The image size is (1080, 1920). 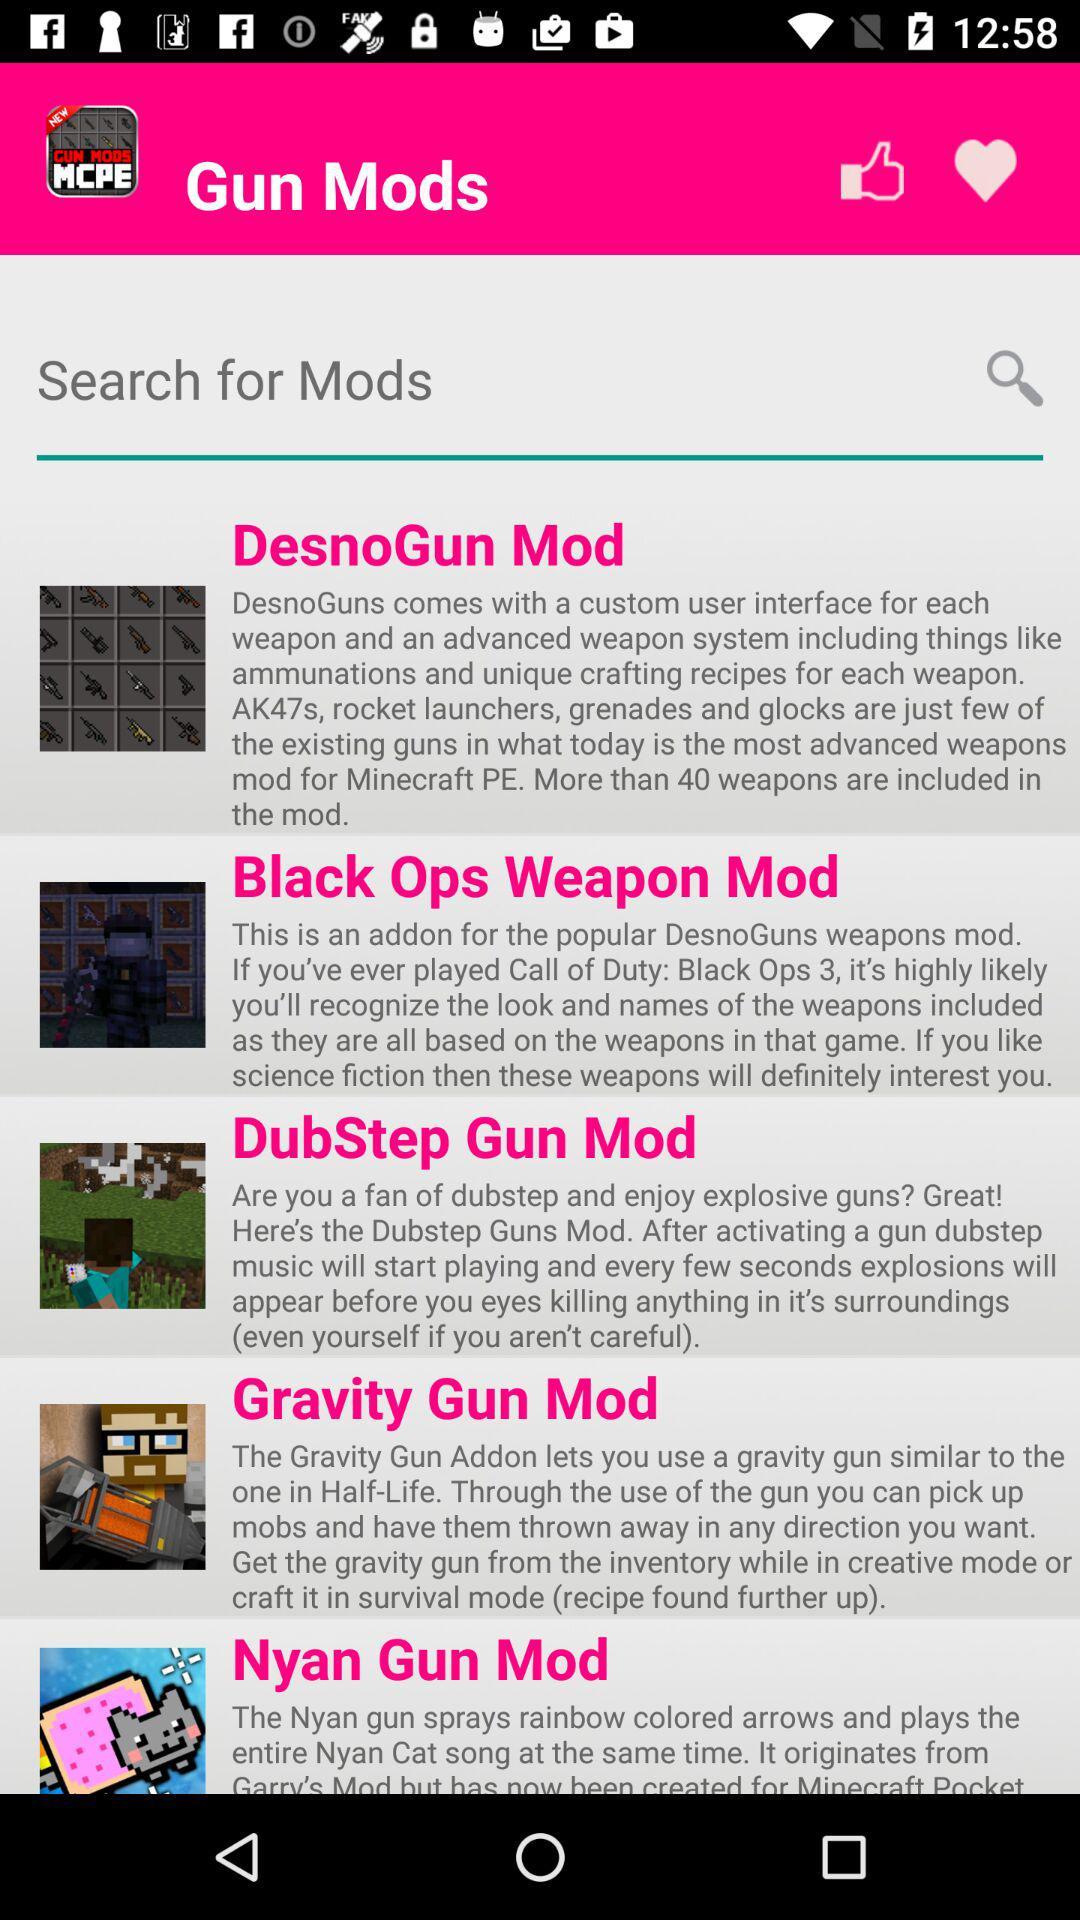 I want to click on the thumbs_up icon, so click(x=871, y=171).